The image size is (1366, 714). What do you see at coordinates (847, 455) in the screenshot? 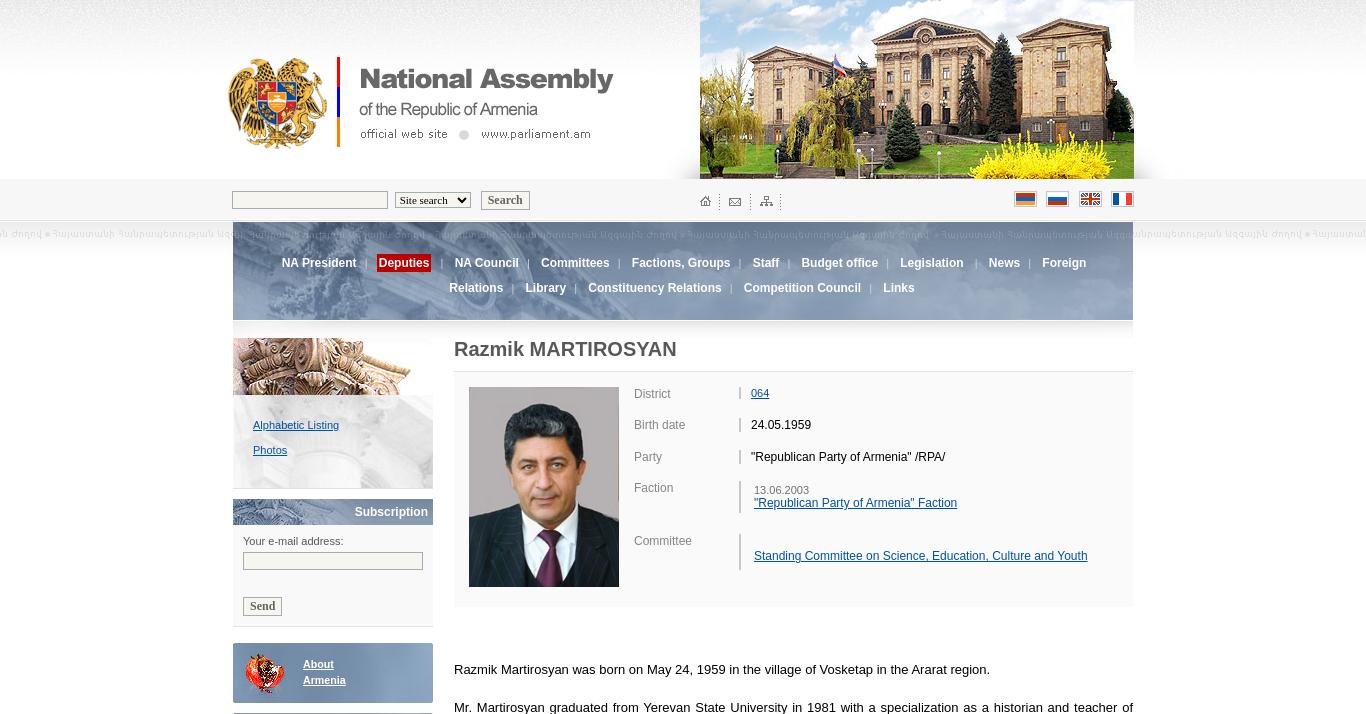
I see `'"Republican Party of Armenia" /RPA/'` at bounding box center [847, 455].